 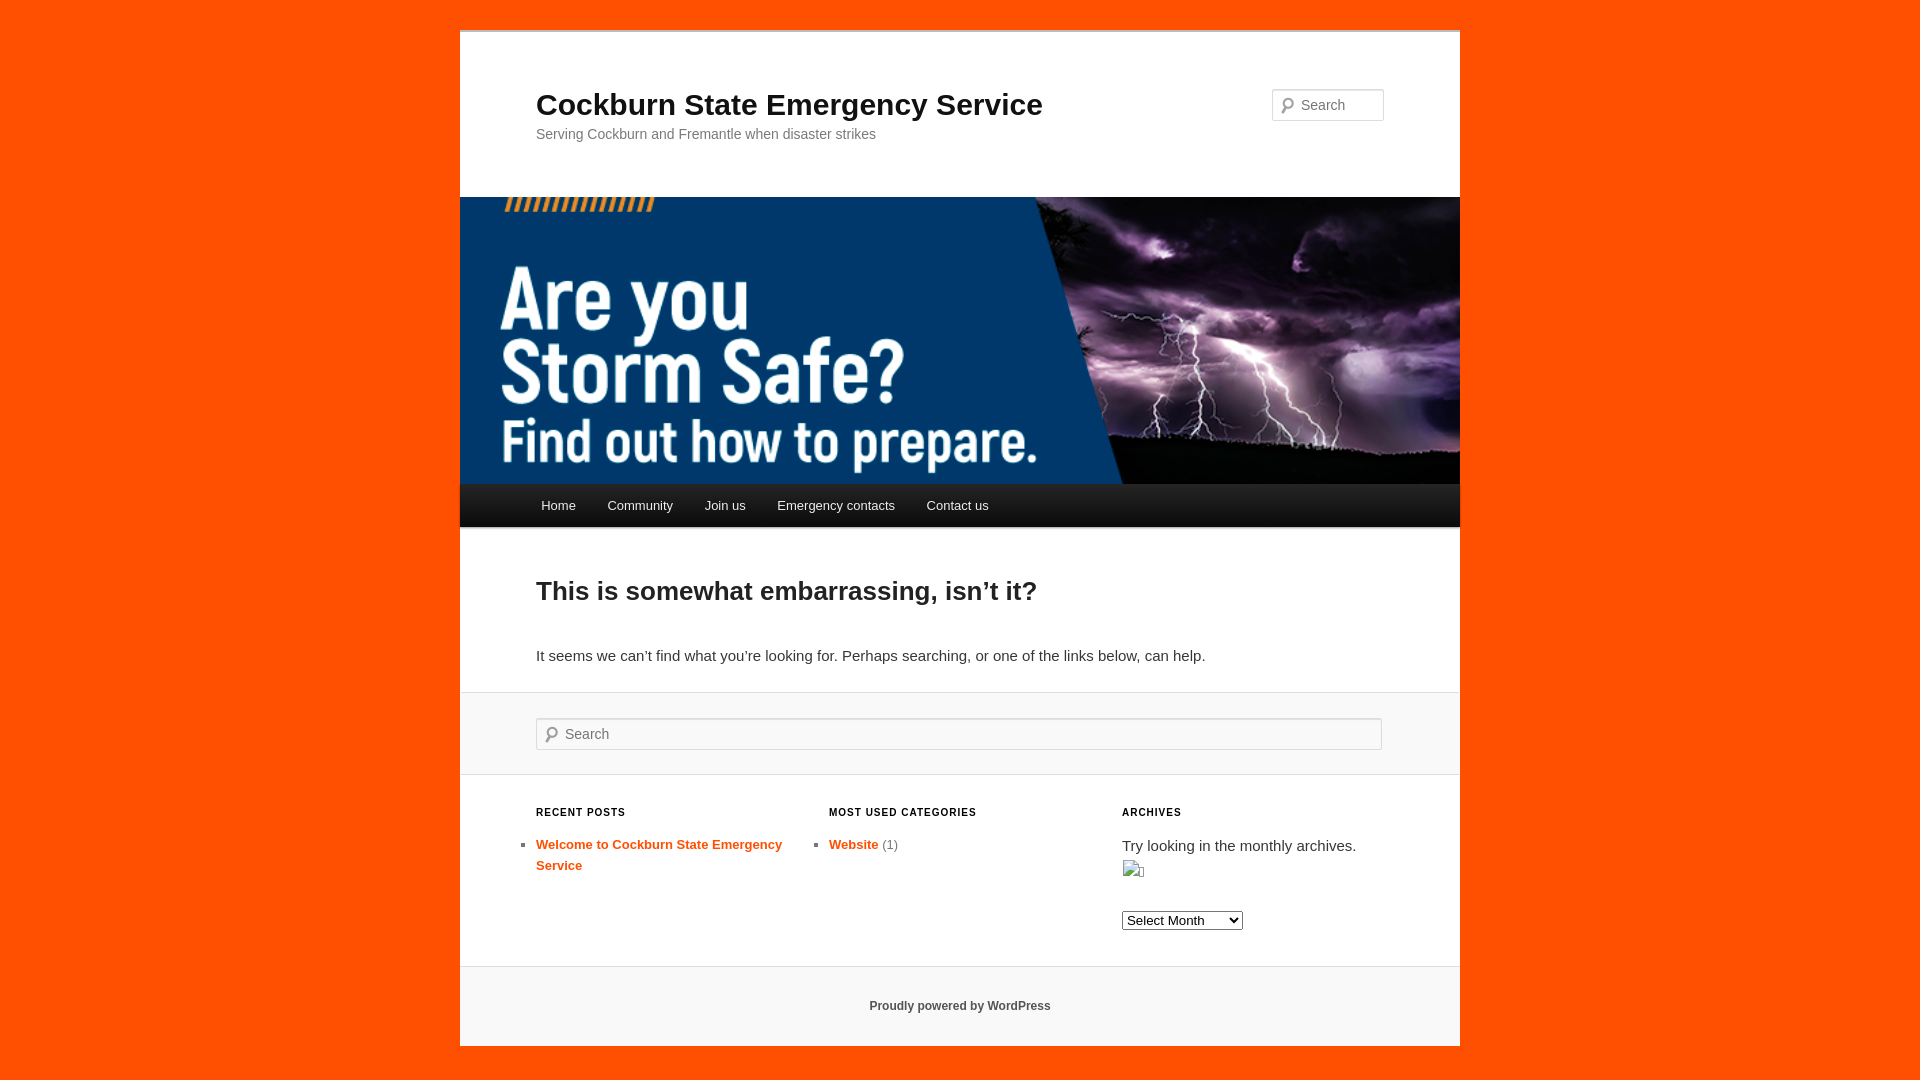 I want to click on 'Cockburn State Emergency Service', so click(x=788, y=104).